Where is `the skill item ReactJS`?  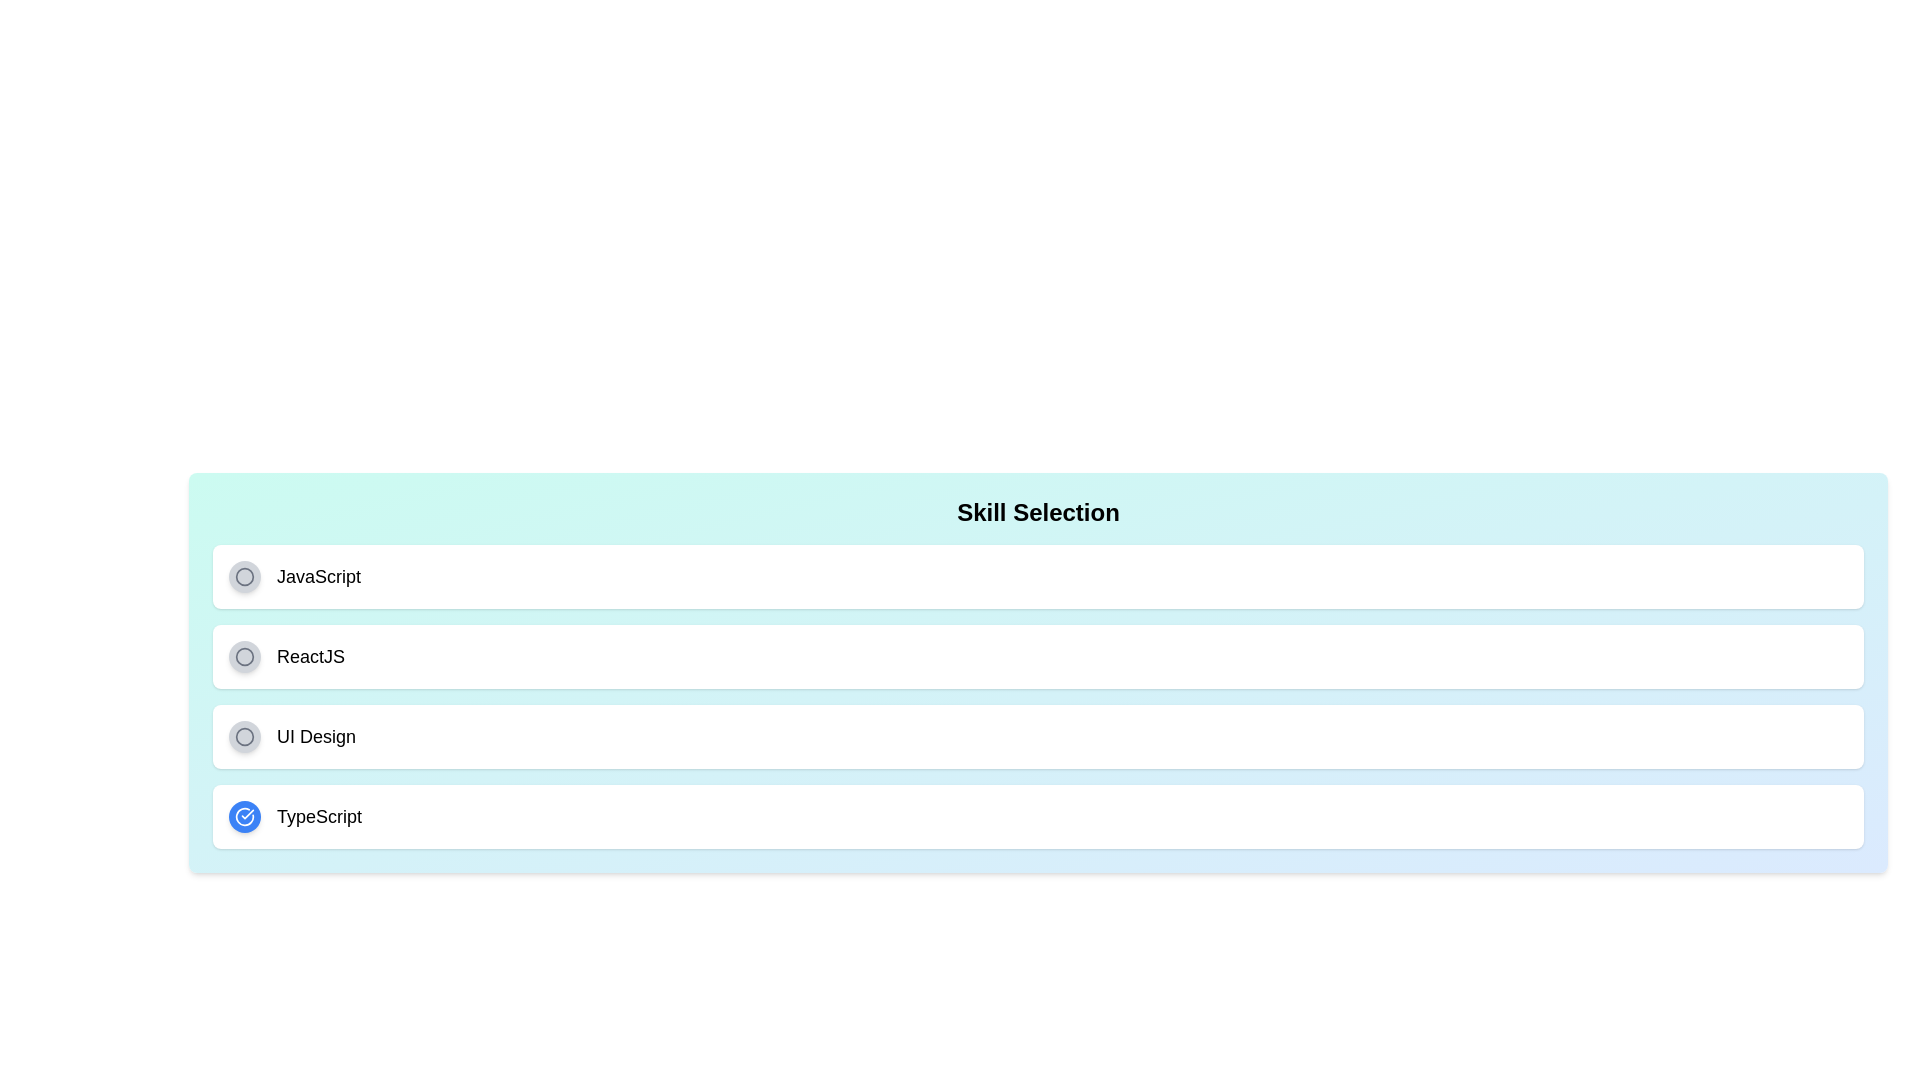 the skill item ReactJS is located at coordinates (1038, 656).